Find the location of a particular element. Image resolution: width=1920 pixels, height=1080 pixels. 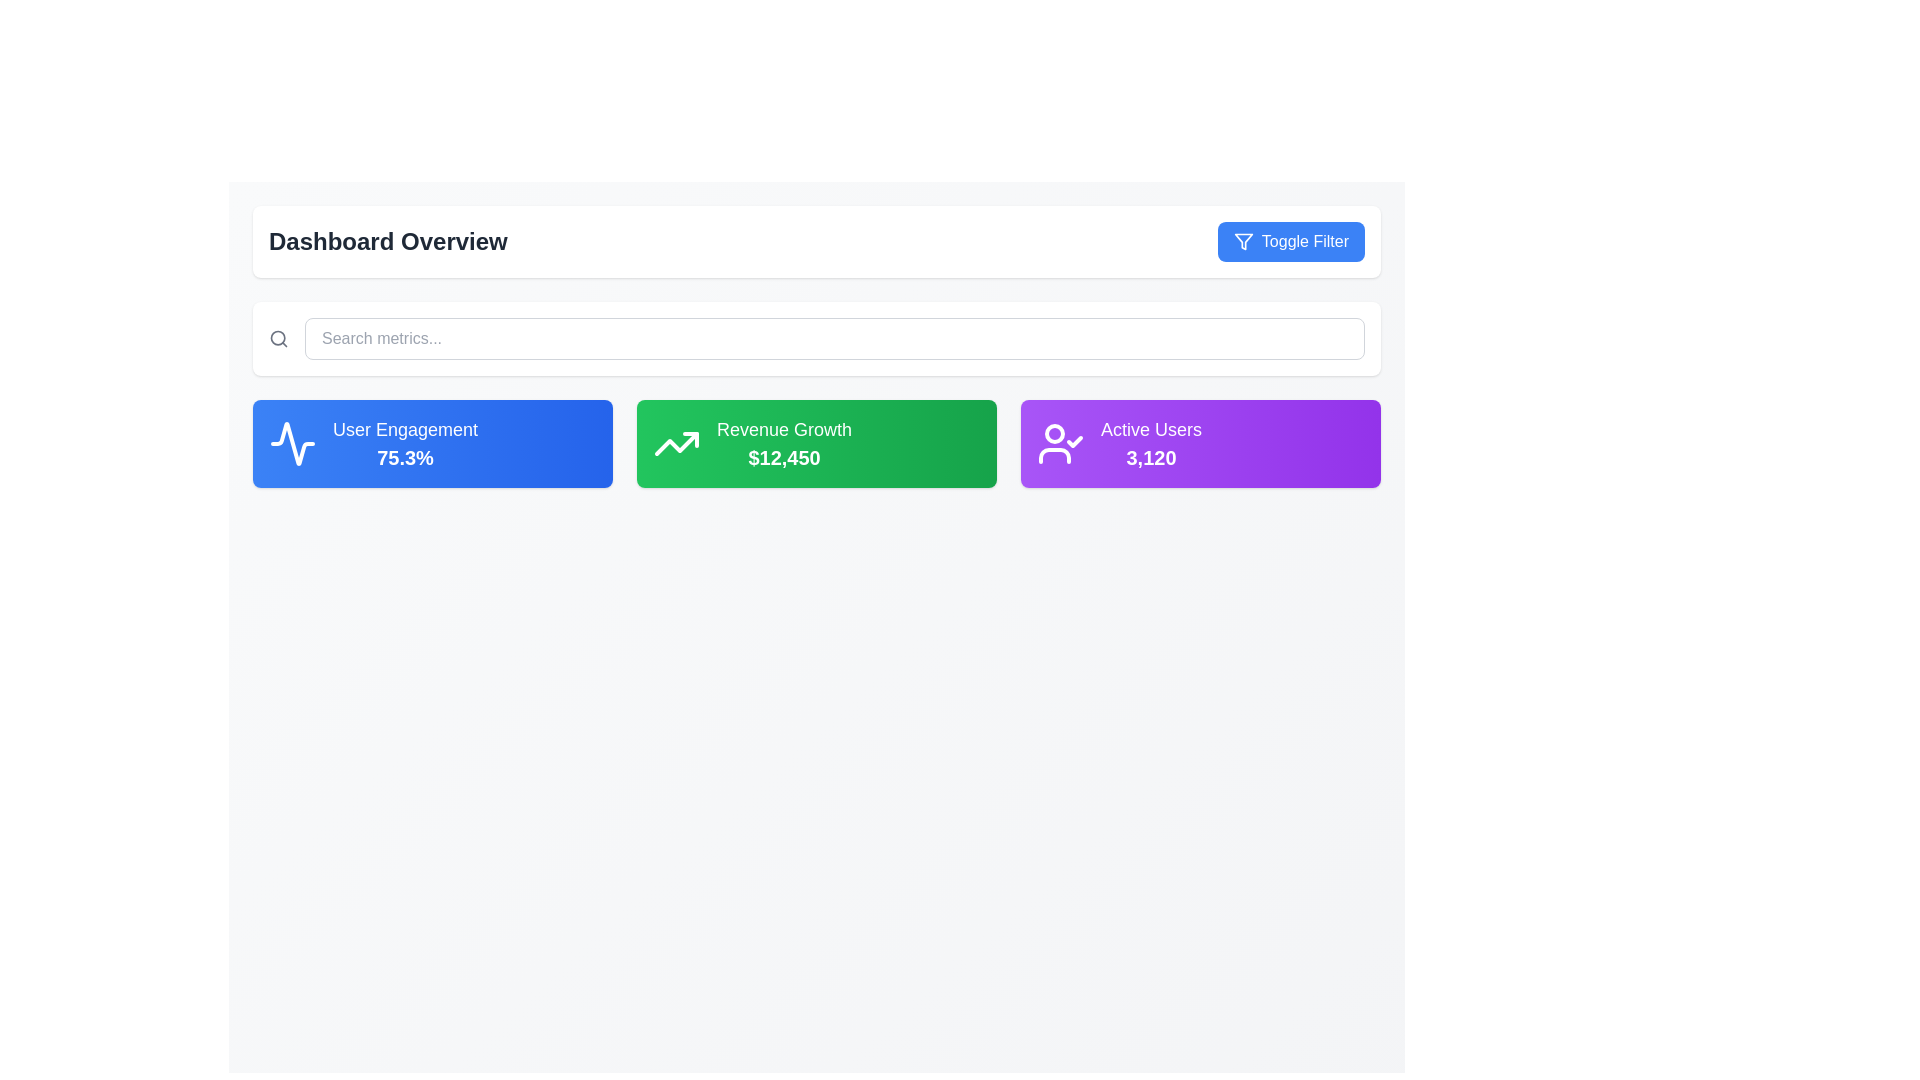

the search icon, which is a minimalist outline design of a magnifying glass located on the far-left side of the search bar, to trigger a tooltip or visual changes is located at coordinates (277, 338).